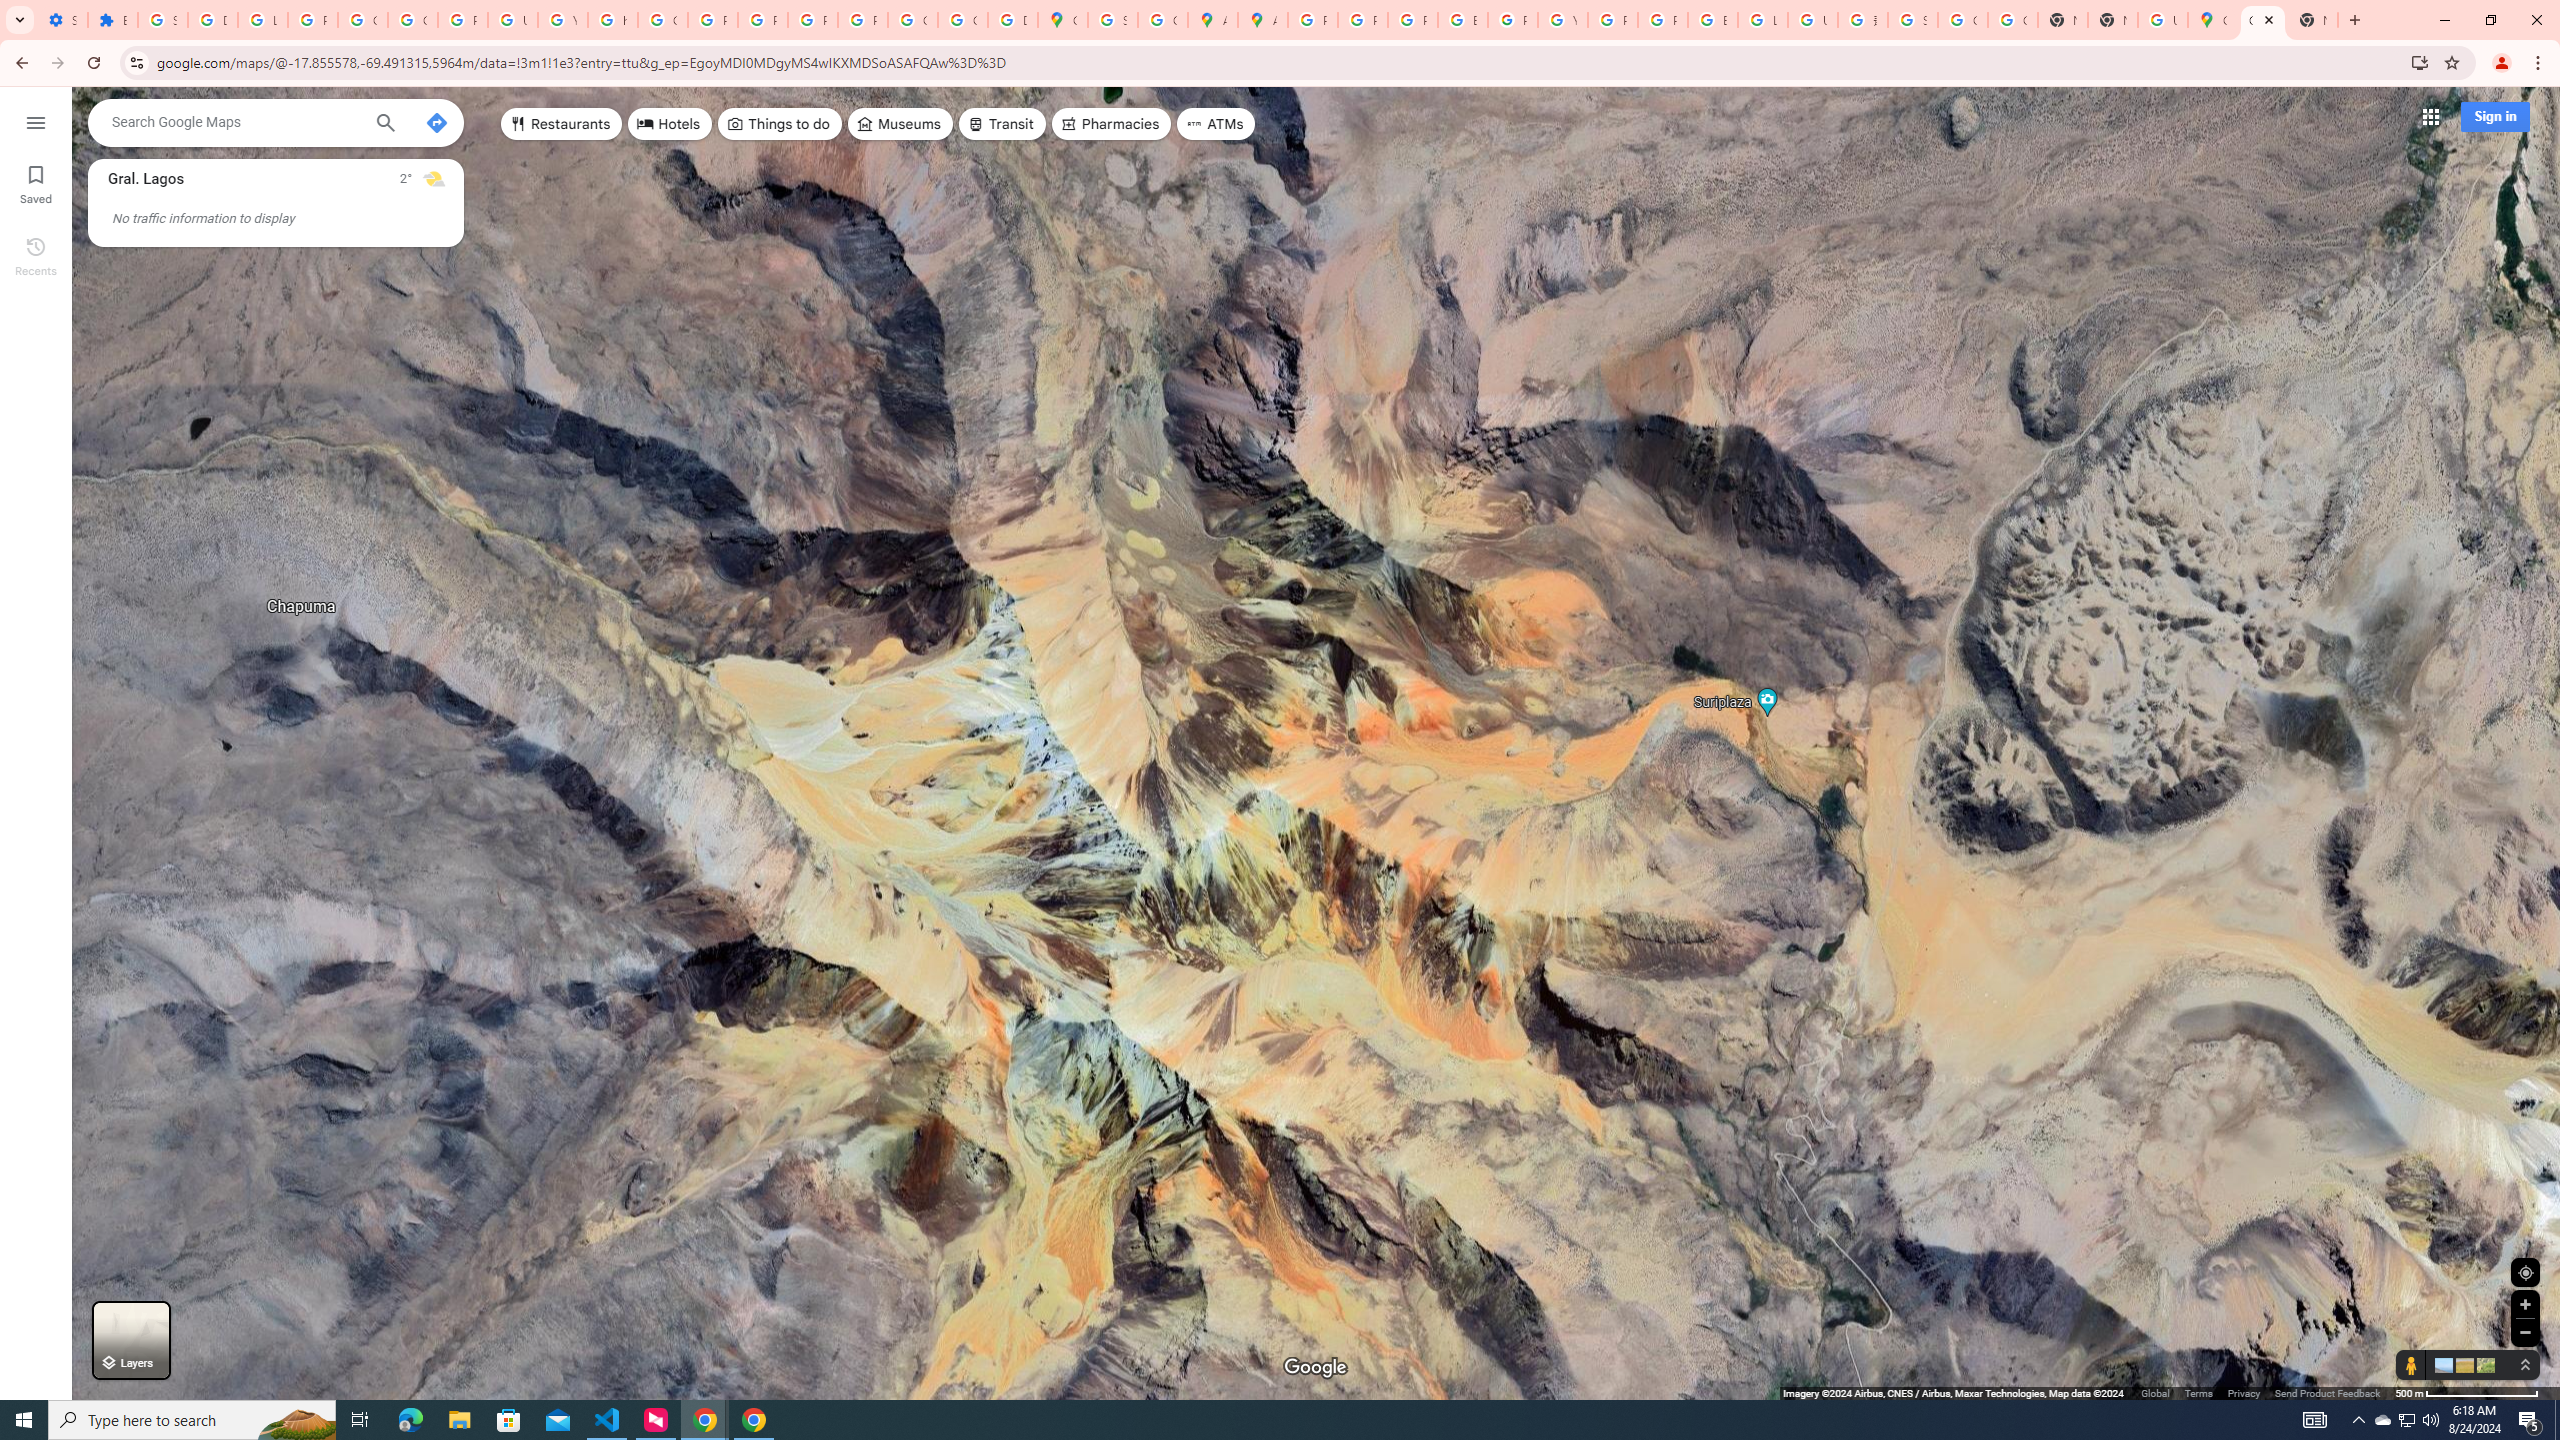  Describe the element at coordinates (2155, 1393) in the screenshot. I see `'Global'` at that location.